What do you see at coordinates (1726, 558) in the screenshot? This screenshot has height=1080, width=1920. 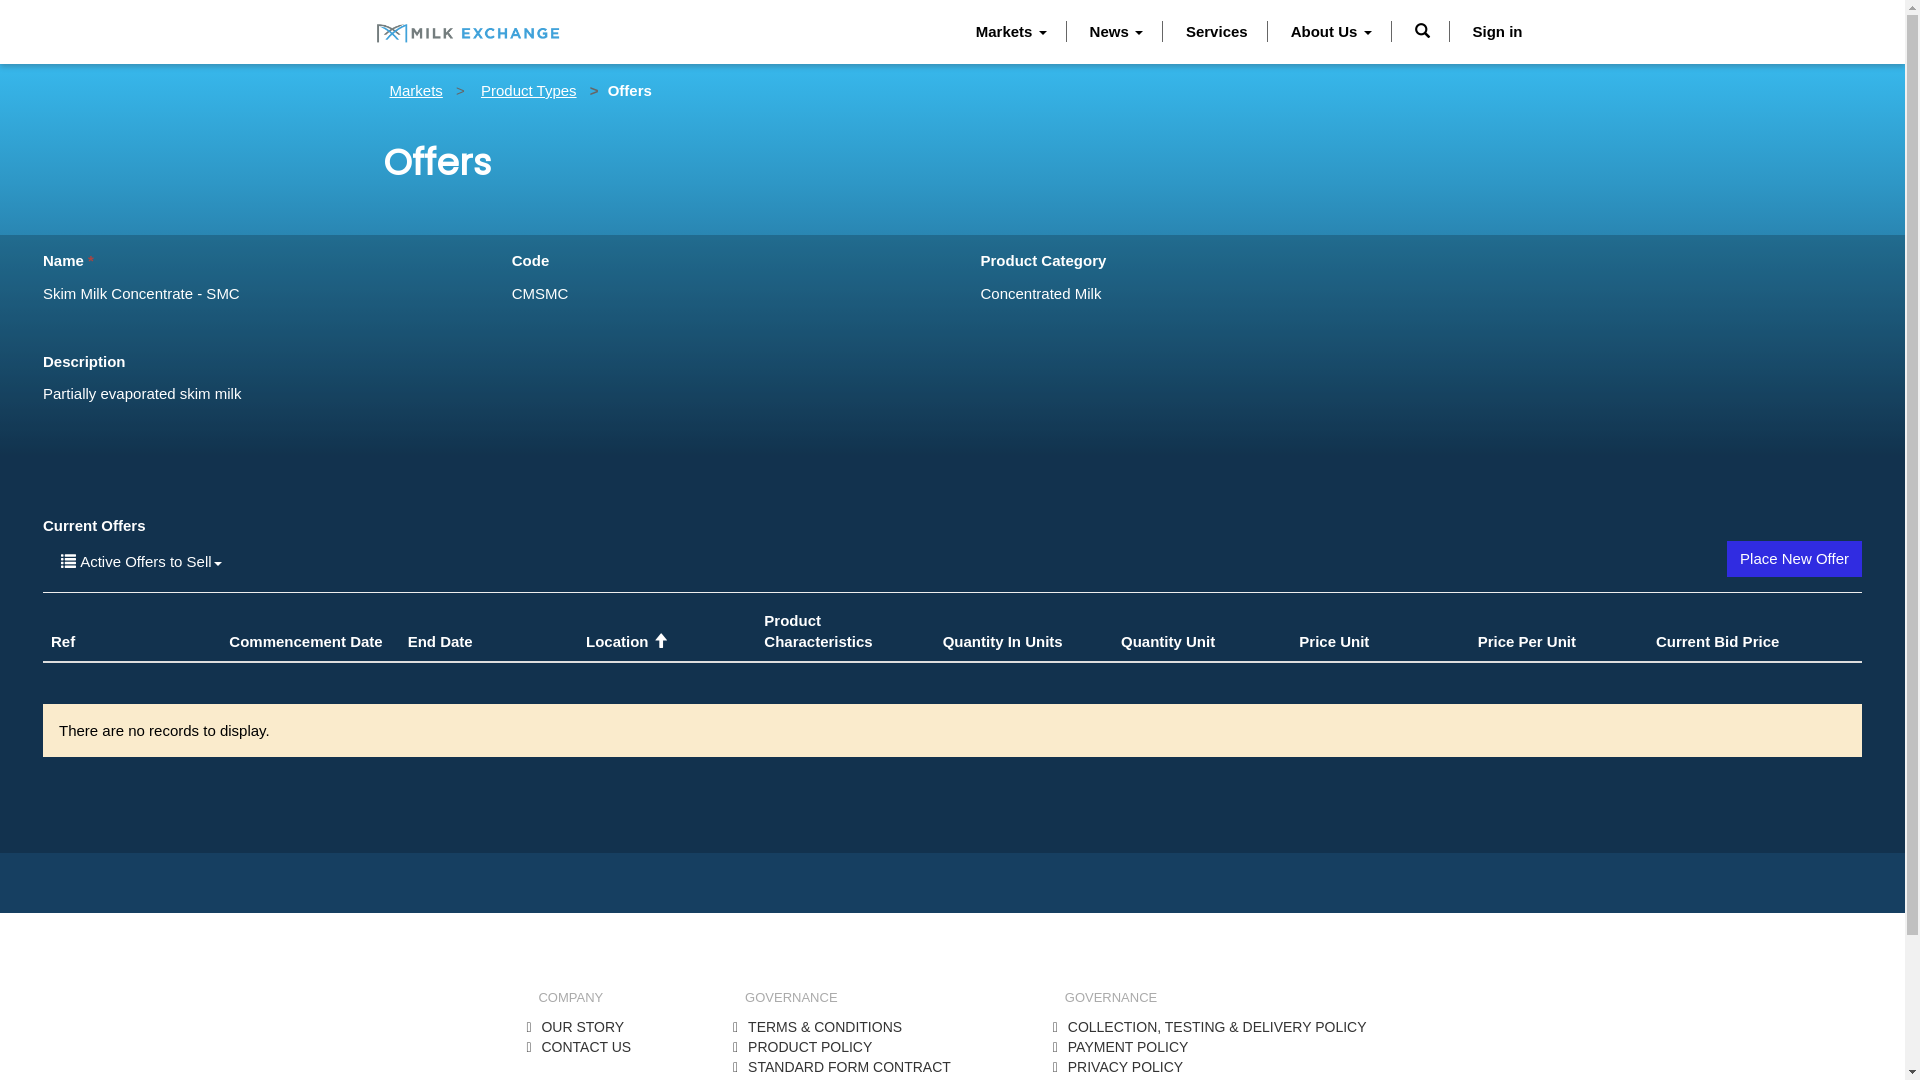 I see `'Place New Offer'` at bounding box center [1726, 558].